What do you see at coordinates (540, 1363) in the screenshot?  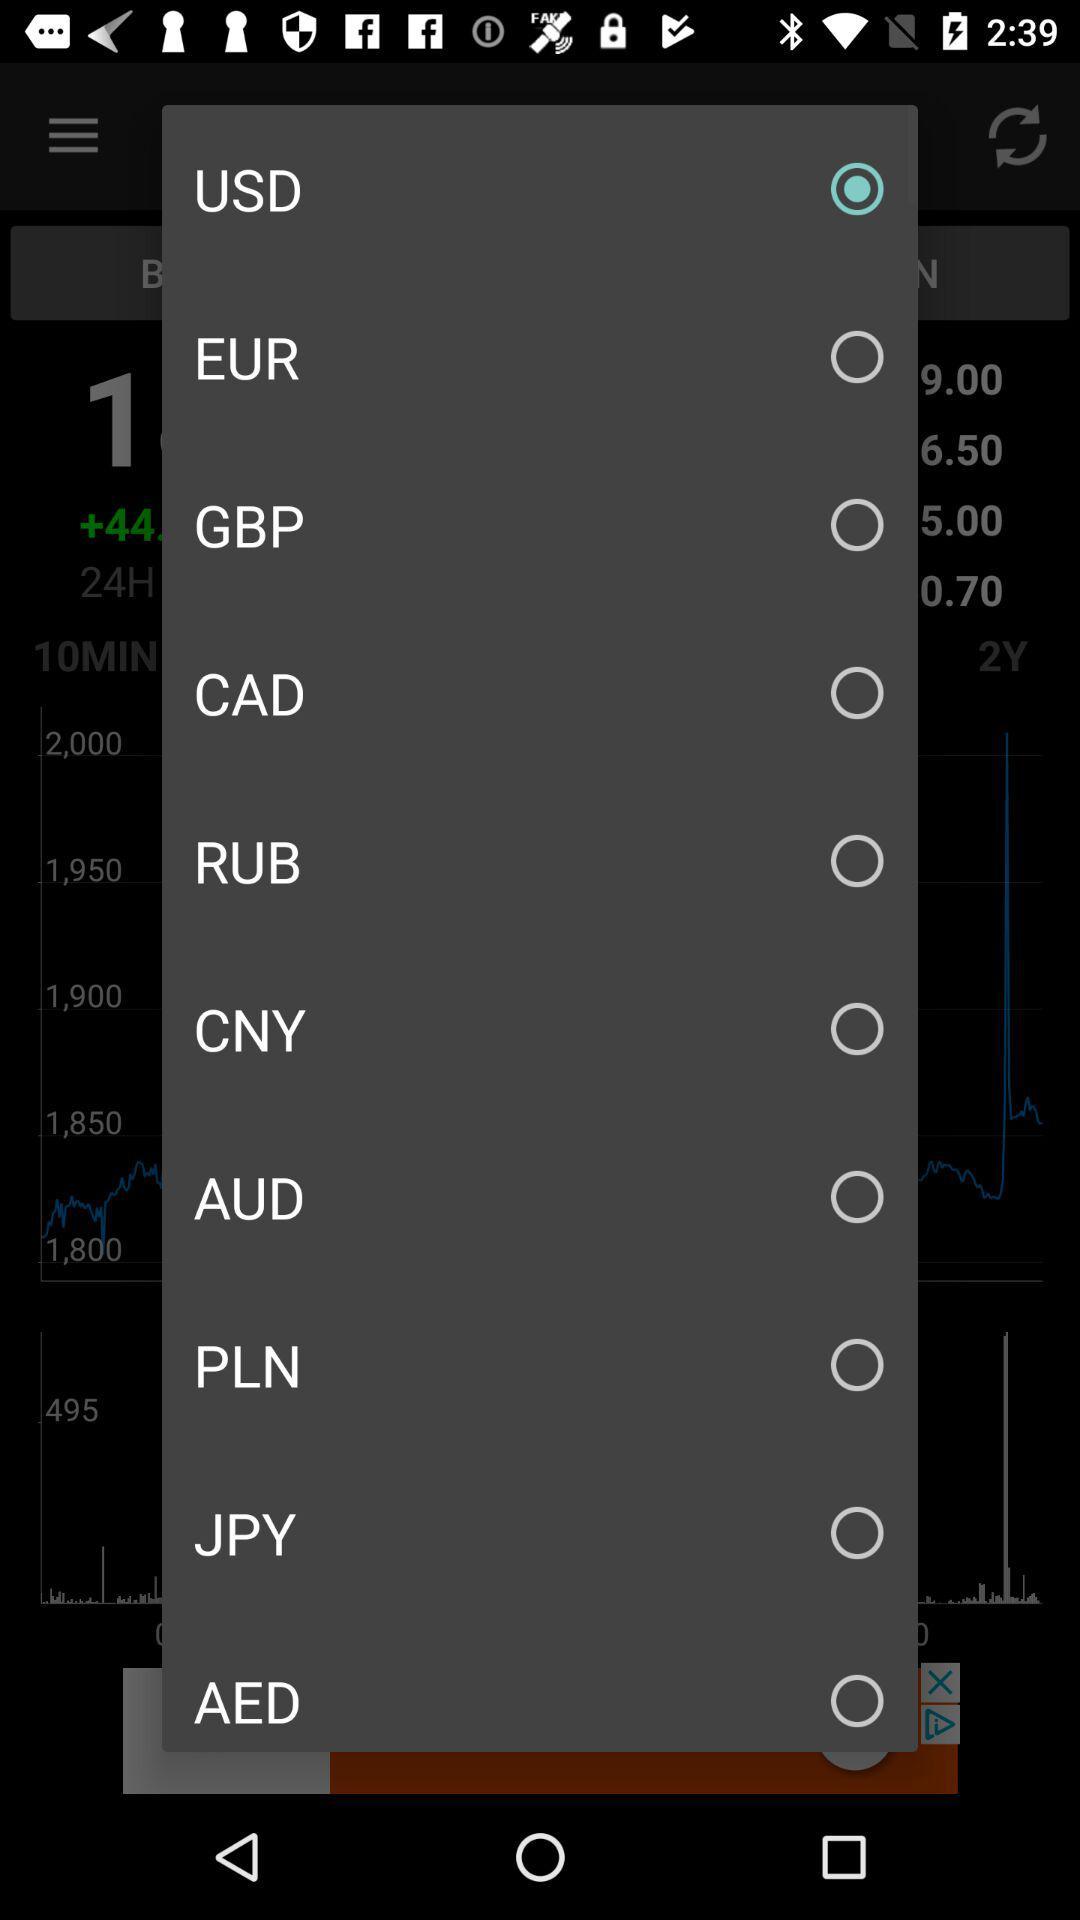 I see `item above the jpy item` at bounding box center [540, 1363].